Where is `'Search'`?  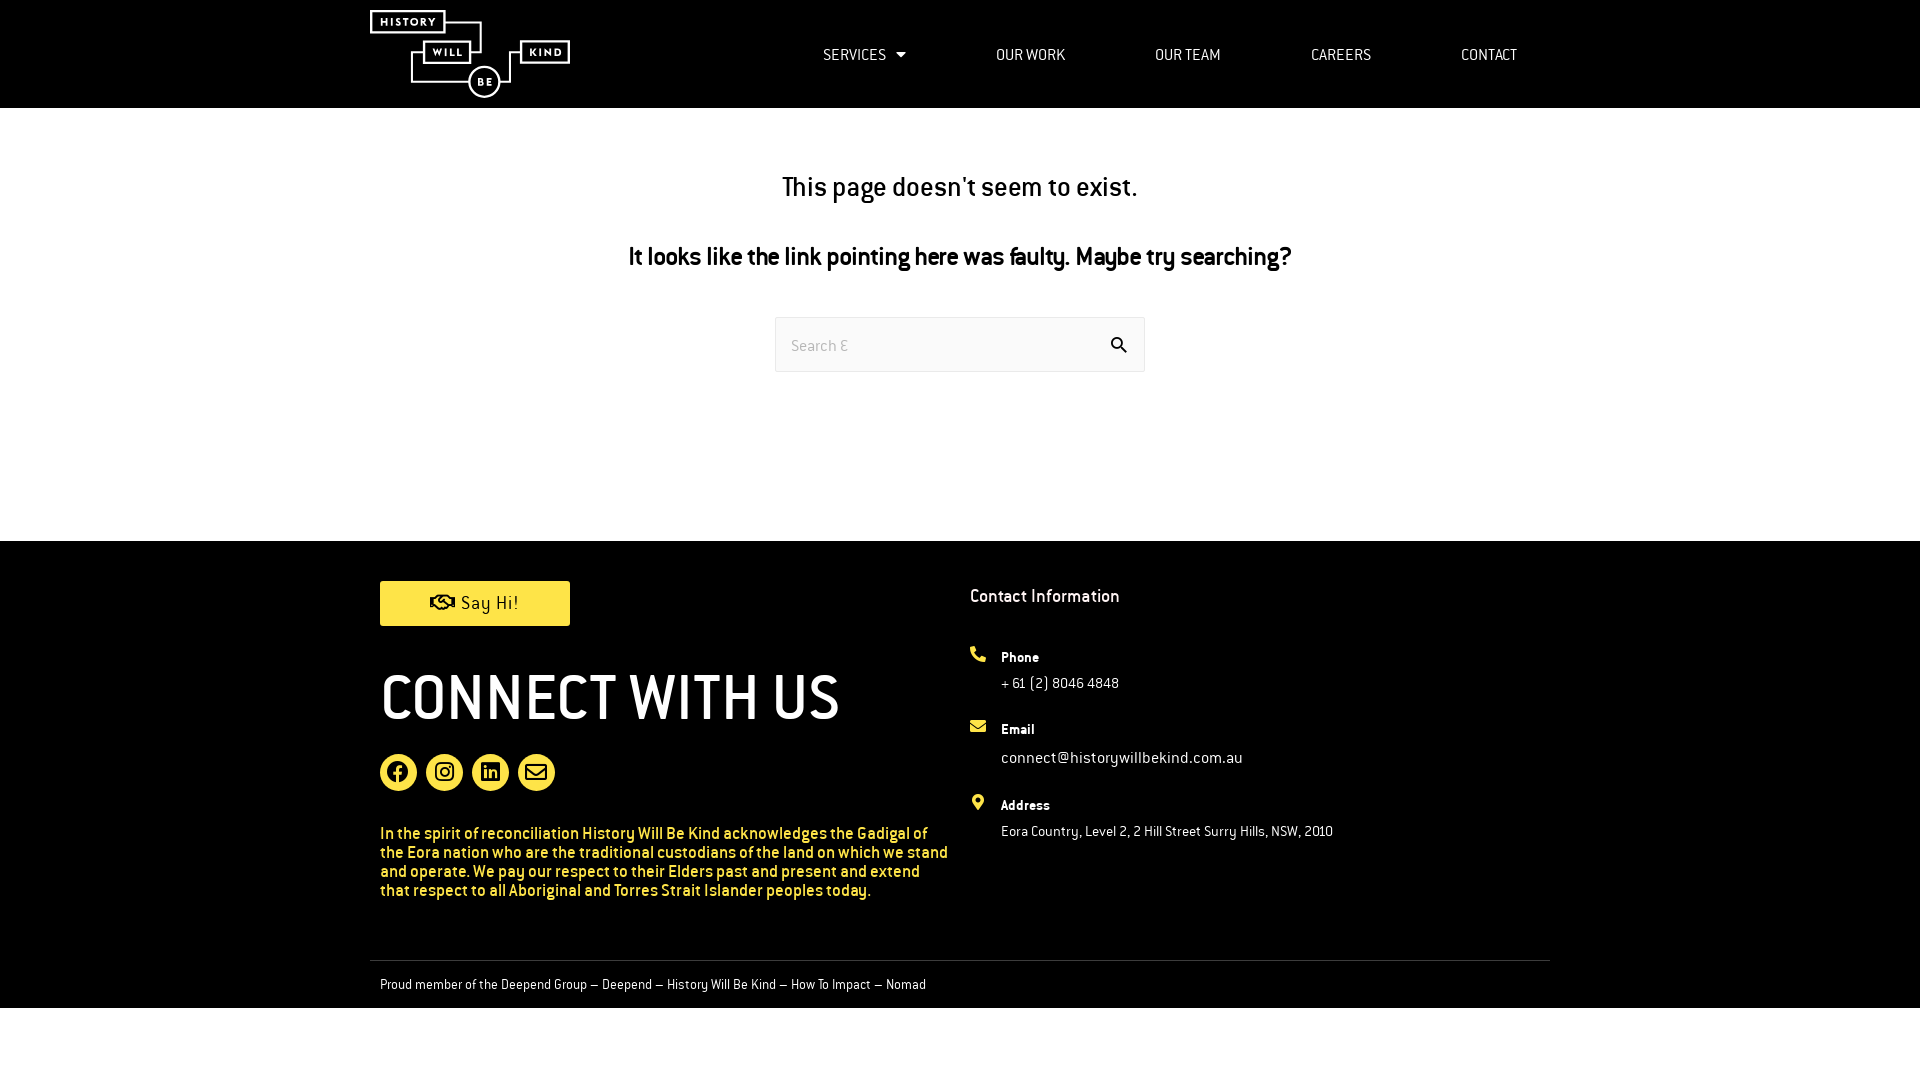
'Search' is located at coordinates (1122, 345).